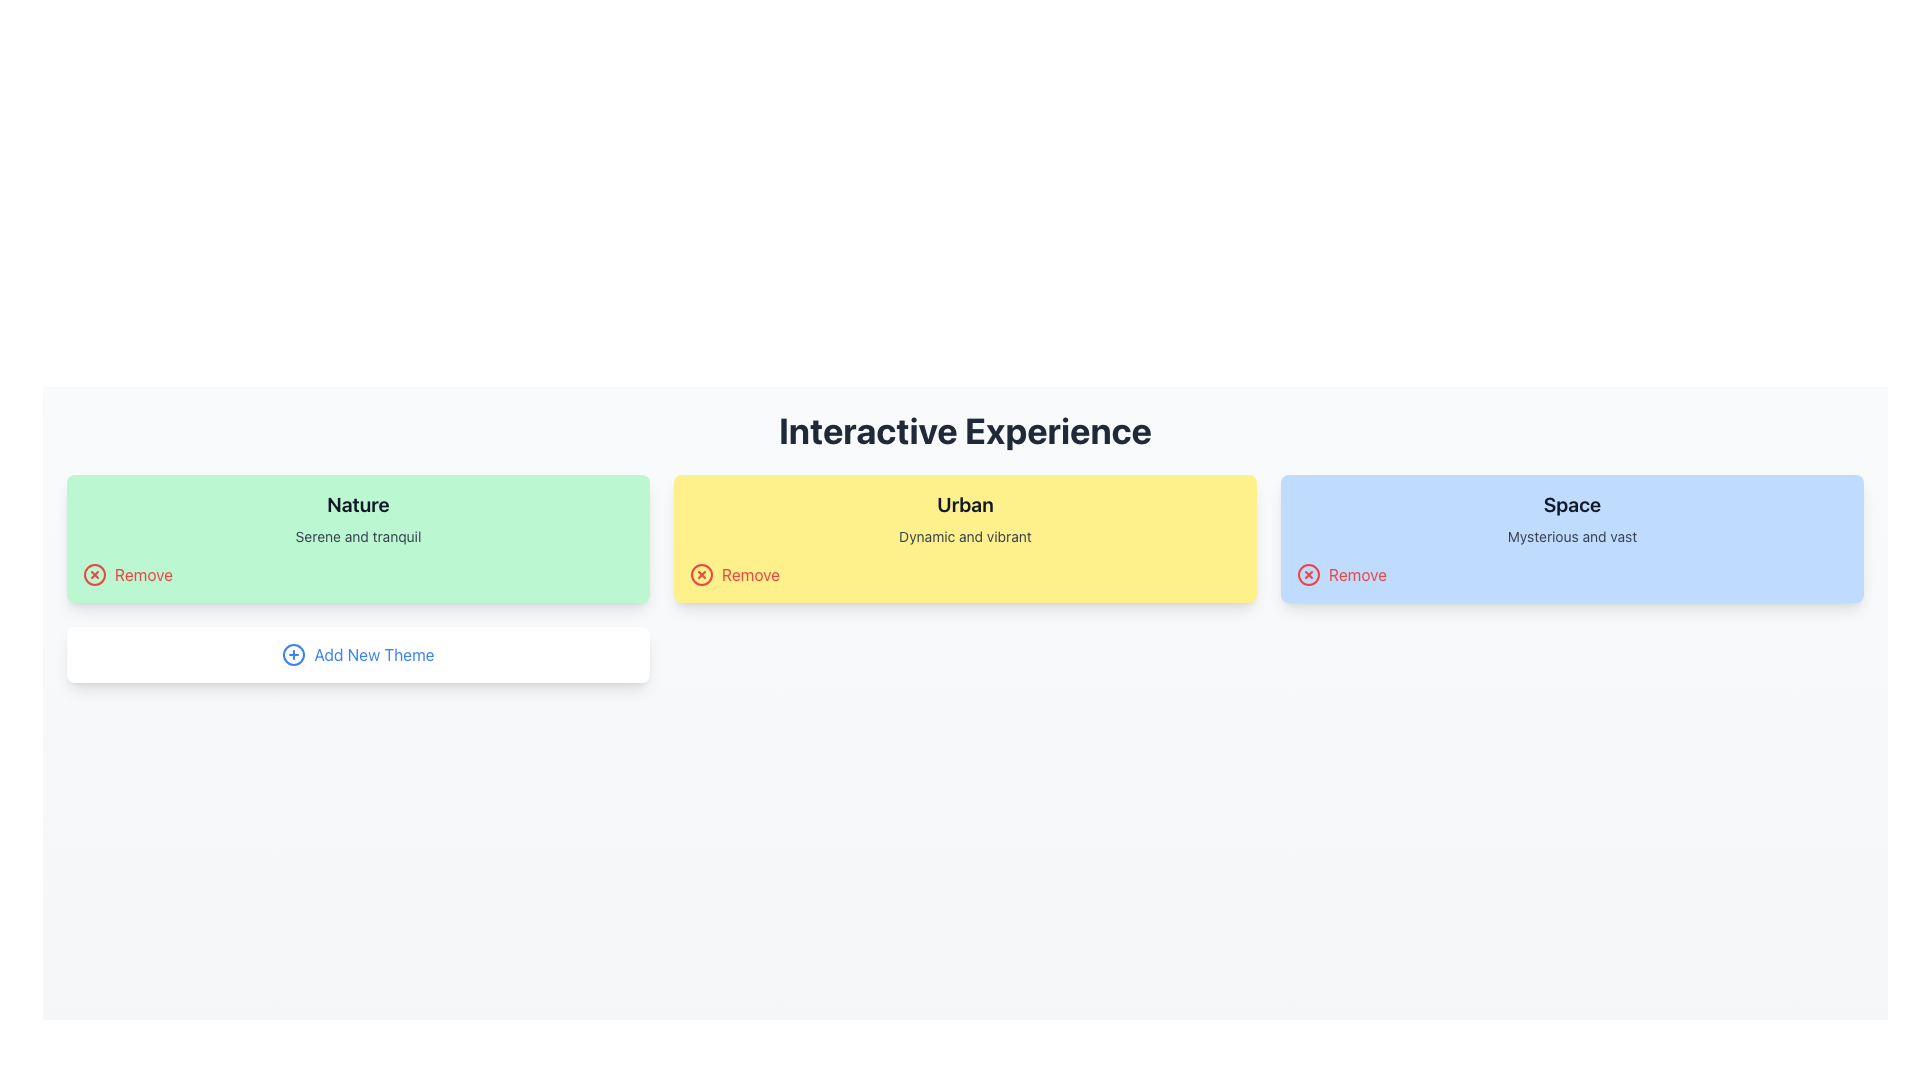 The image size is (1920, 1080). Describe the element at coordinates (358, 504) in the screenshot. I see `the text label reading 'Nature', which is styled in bold, black text on a green rectangular card, located at the top-center of the leftmost card in a set of three cards` at that location.